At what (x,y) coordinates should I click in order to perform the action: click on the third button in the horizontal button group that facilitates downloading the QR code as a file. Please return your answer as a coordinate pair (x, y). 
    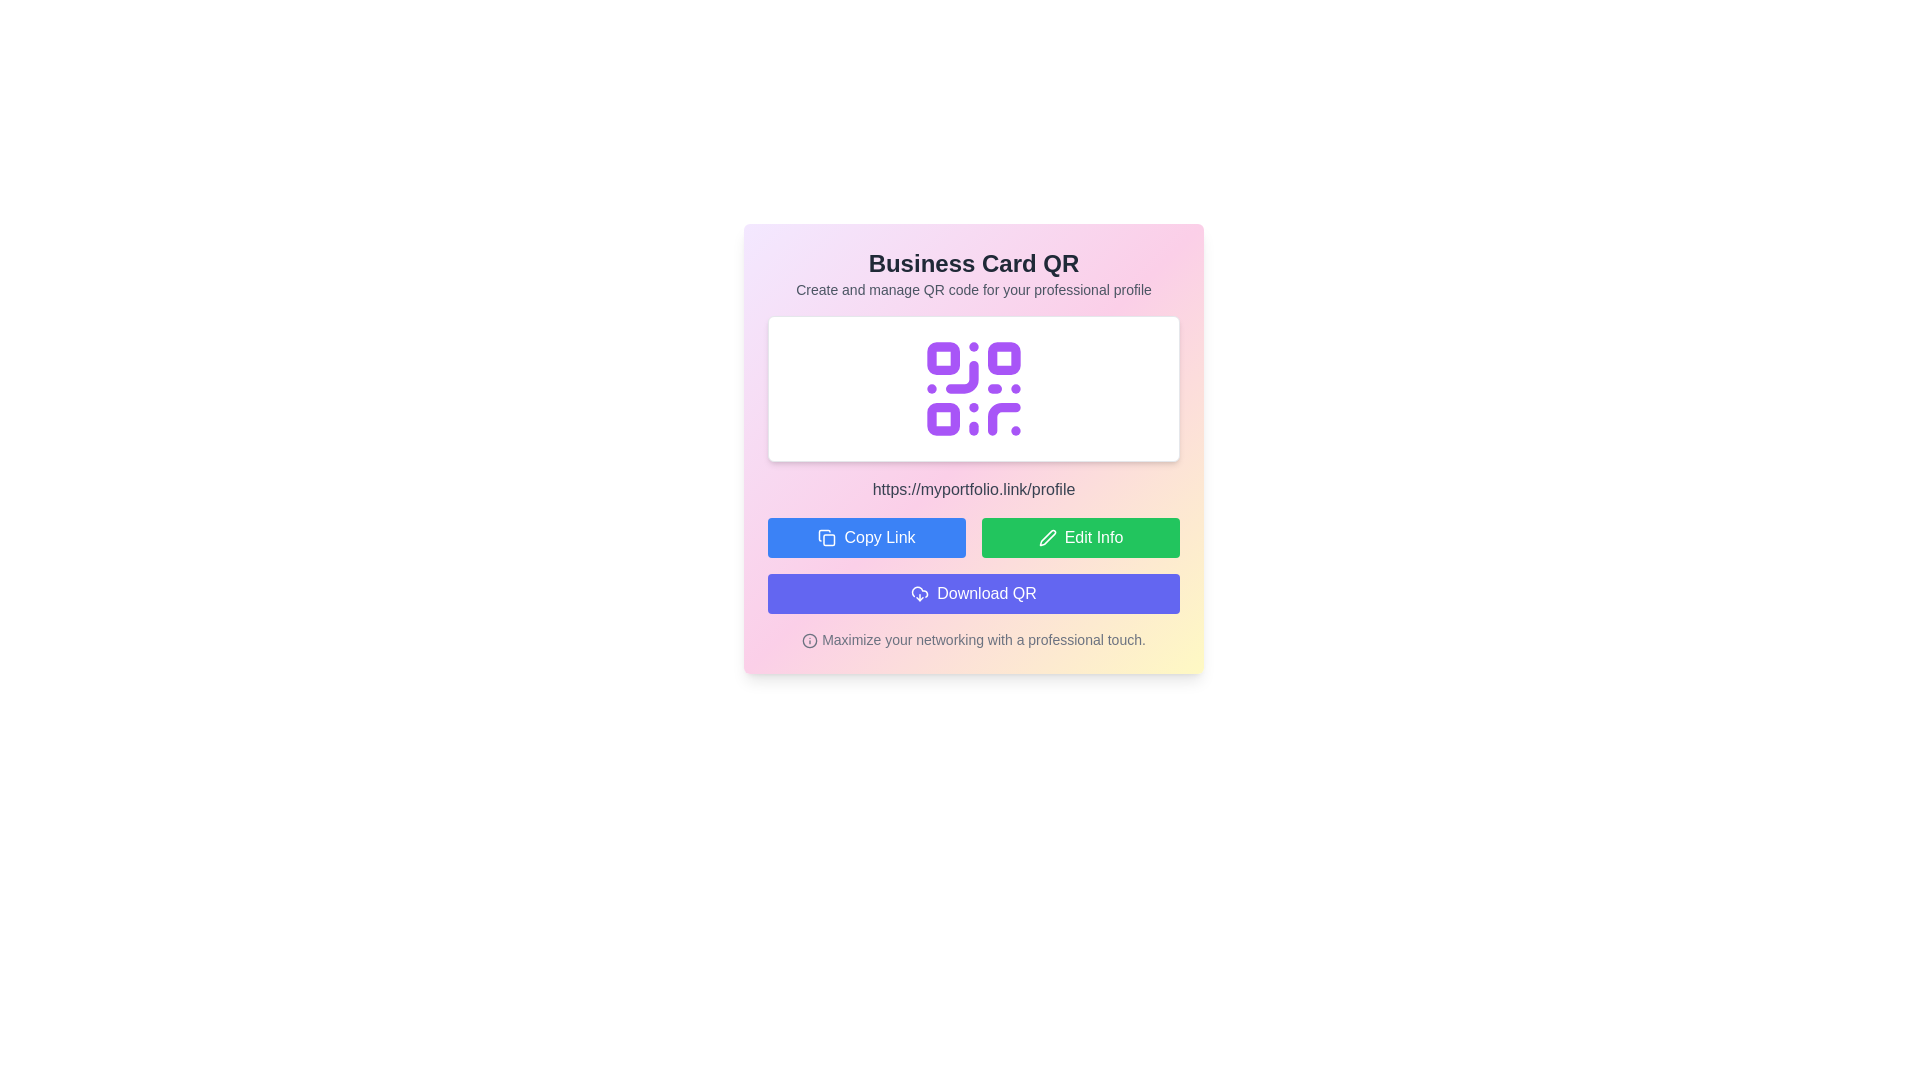
    Looking at the image, I should click on (974, 593).